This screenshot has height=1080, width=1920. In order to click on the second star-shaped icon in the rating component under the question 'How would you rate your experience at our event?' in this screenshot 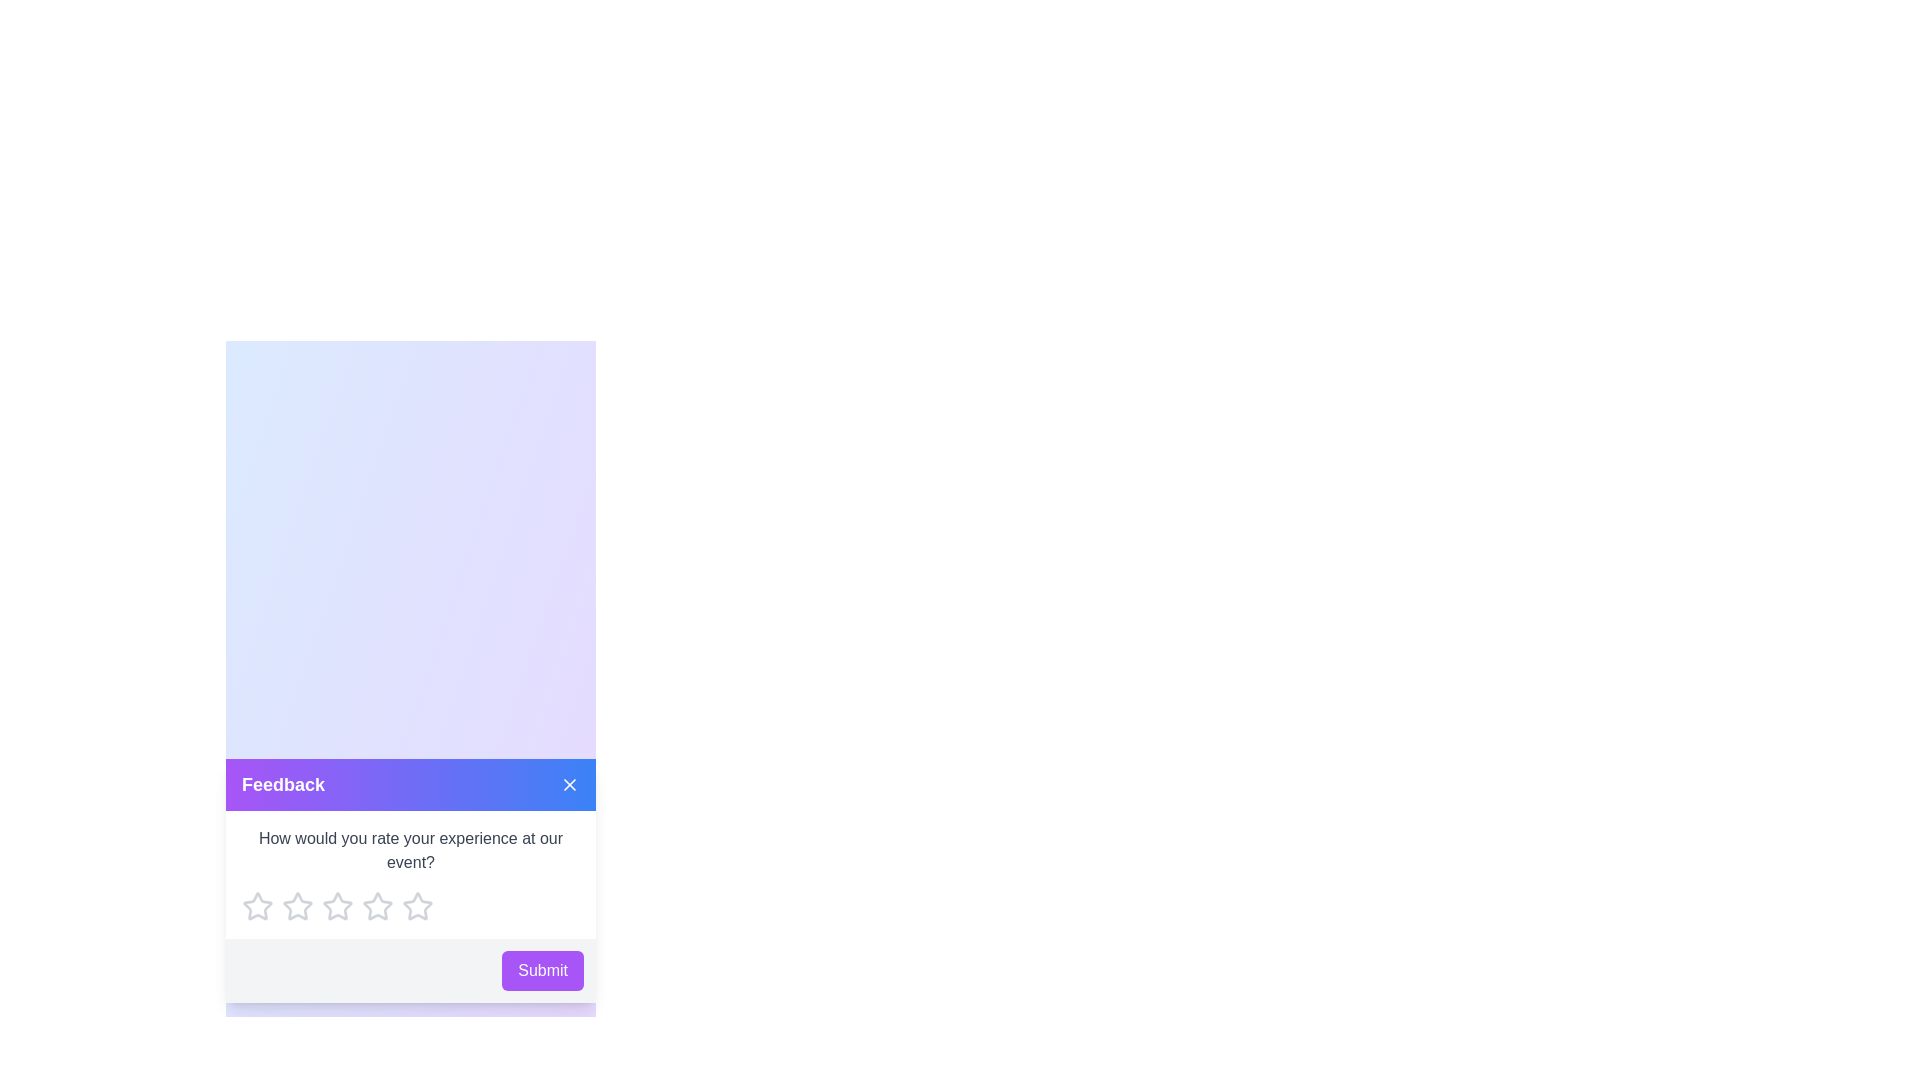, I will do `click(296, 906)`.